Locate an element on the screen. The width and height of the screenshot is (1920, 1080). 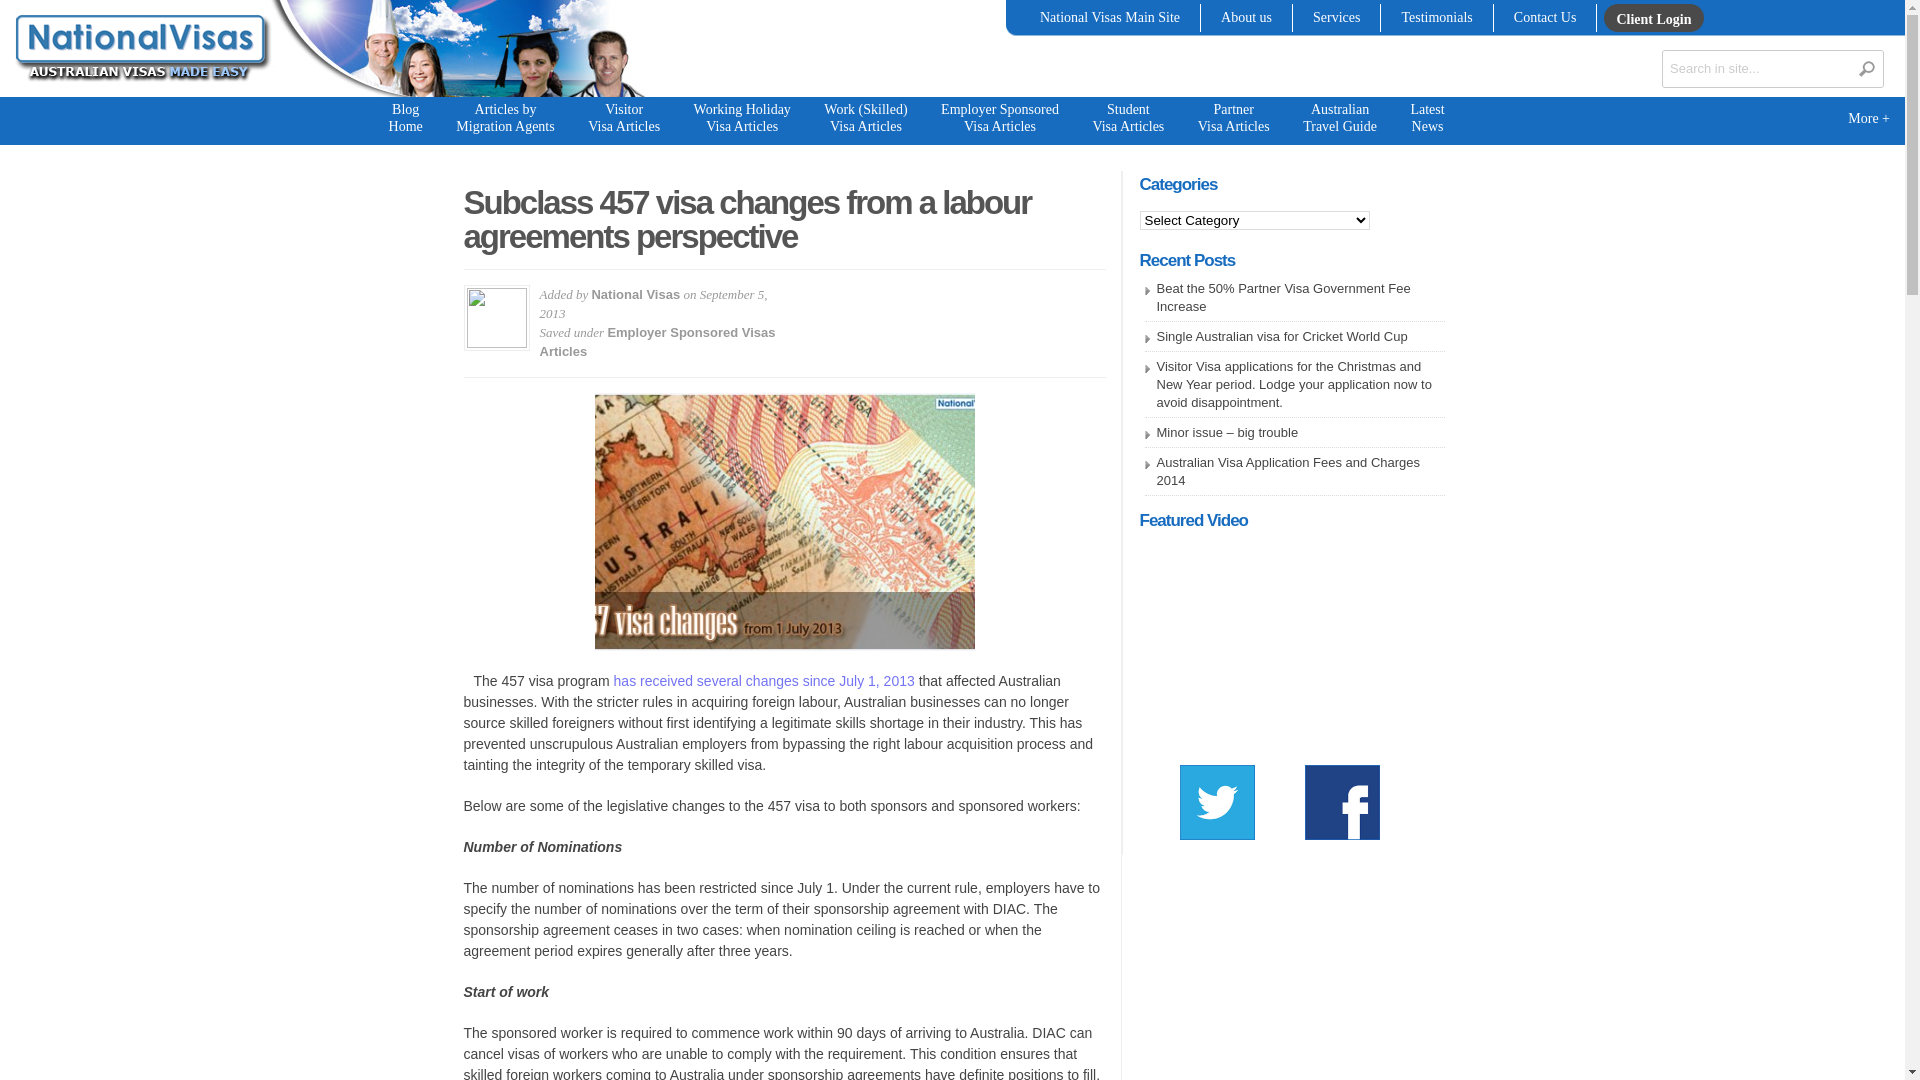
'has received several changes since July 1, 2013' is located at coordinates (613, 680).